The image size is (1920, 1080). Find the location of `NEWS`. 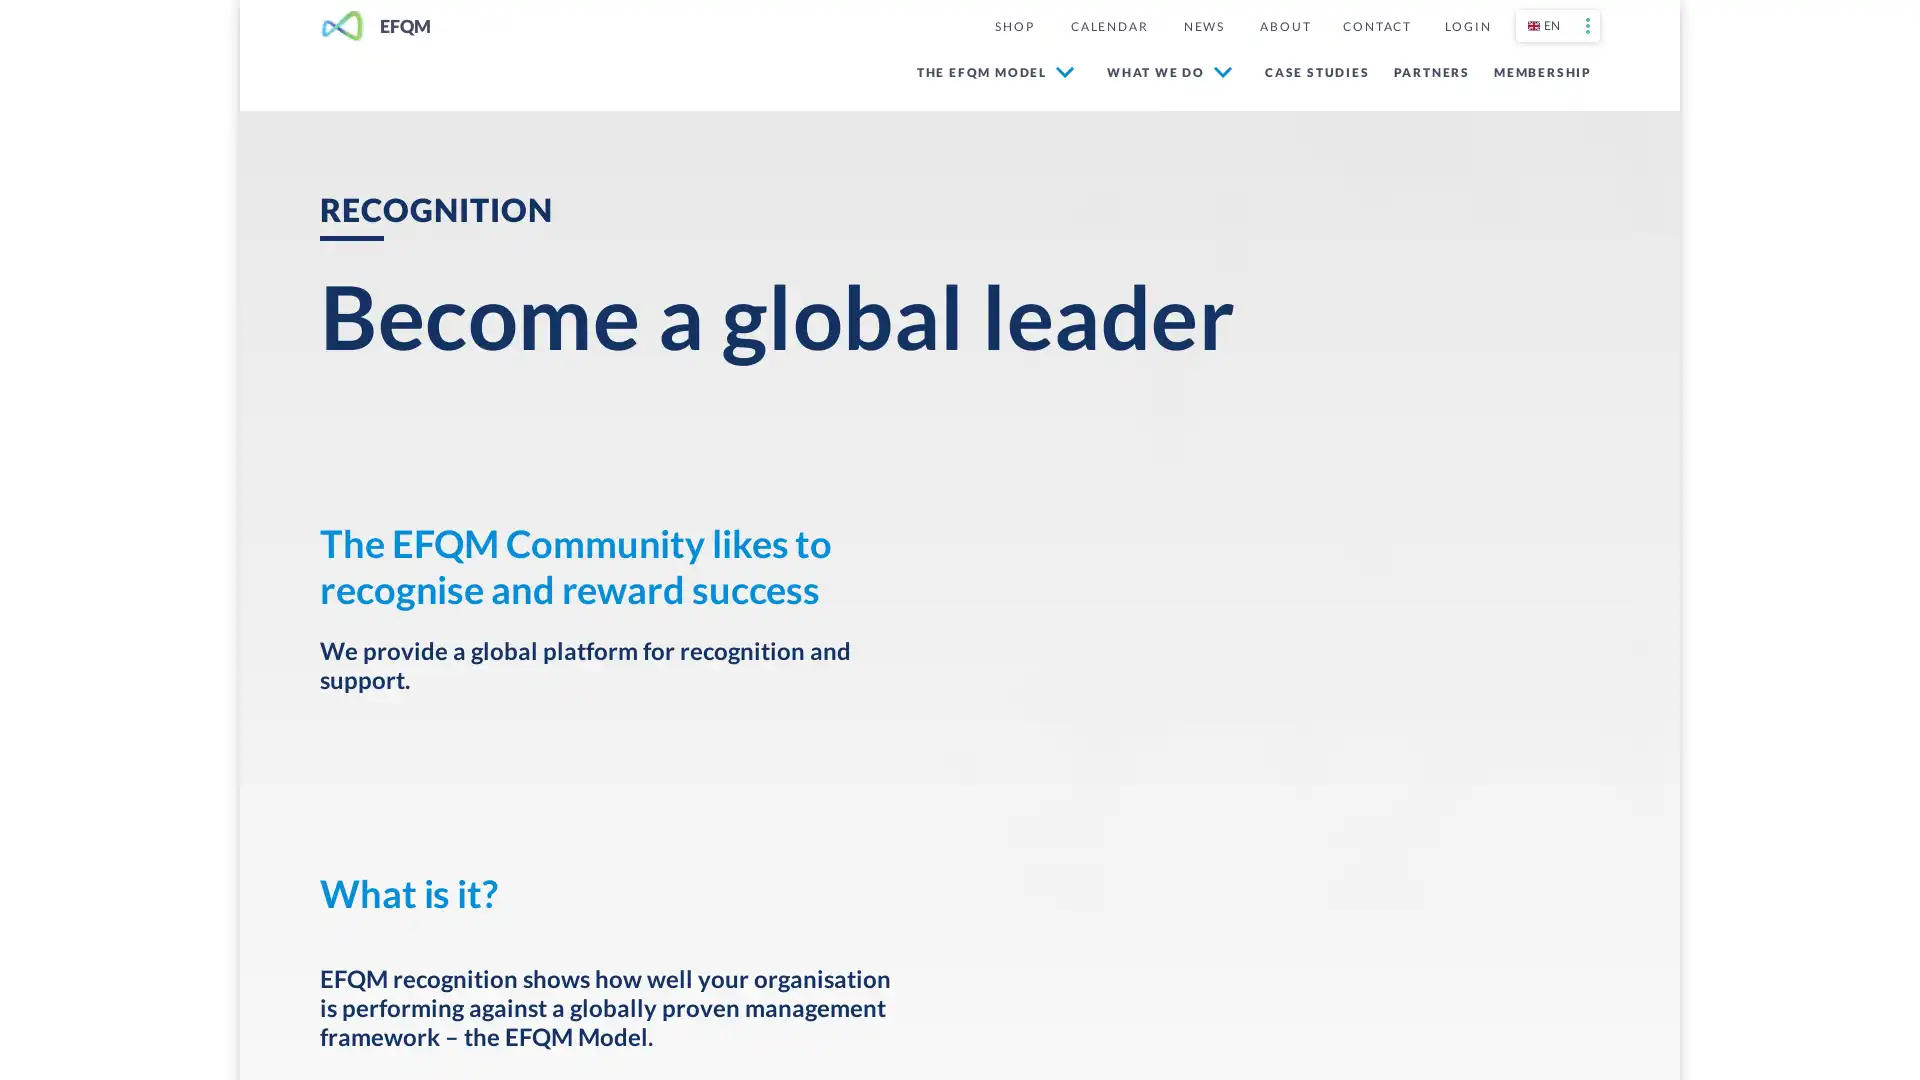

NEWS is located at coordinates (1203, 26).